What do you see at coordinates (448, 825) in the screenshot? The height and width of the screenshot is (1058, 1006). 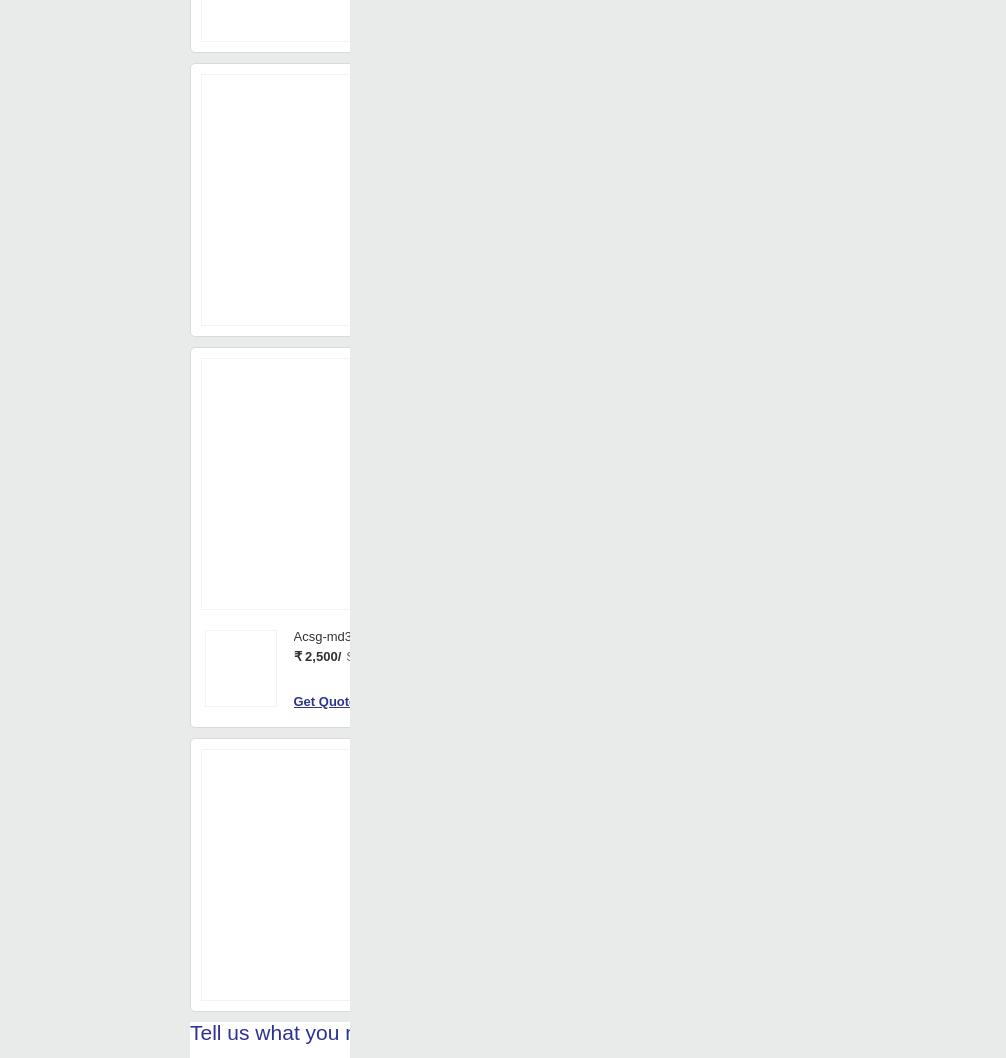 I see `'Acsg-md30 Acrylic Sign Board, For Promotional, 4 Mm'` at bounding box center [448, 825].